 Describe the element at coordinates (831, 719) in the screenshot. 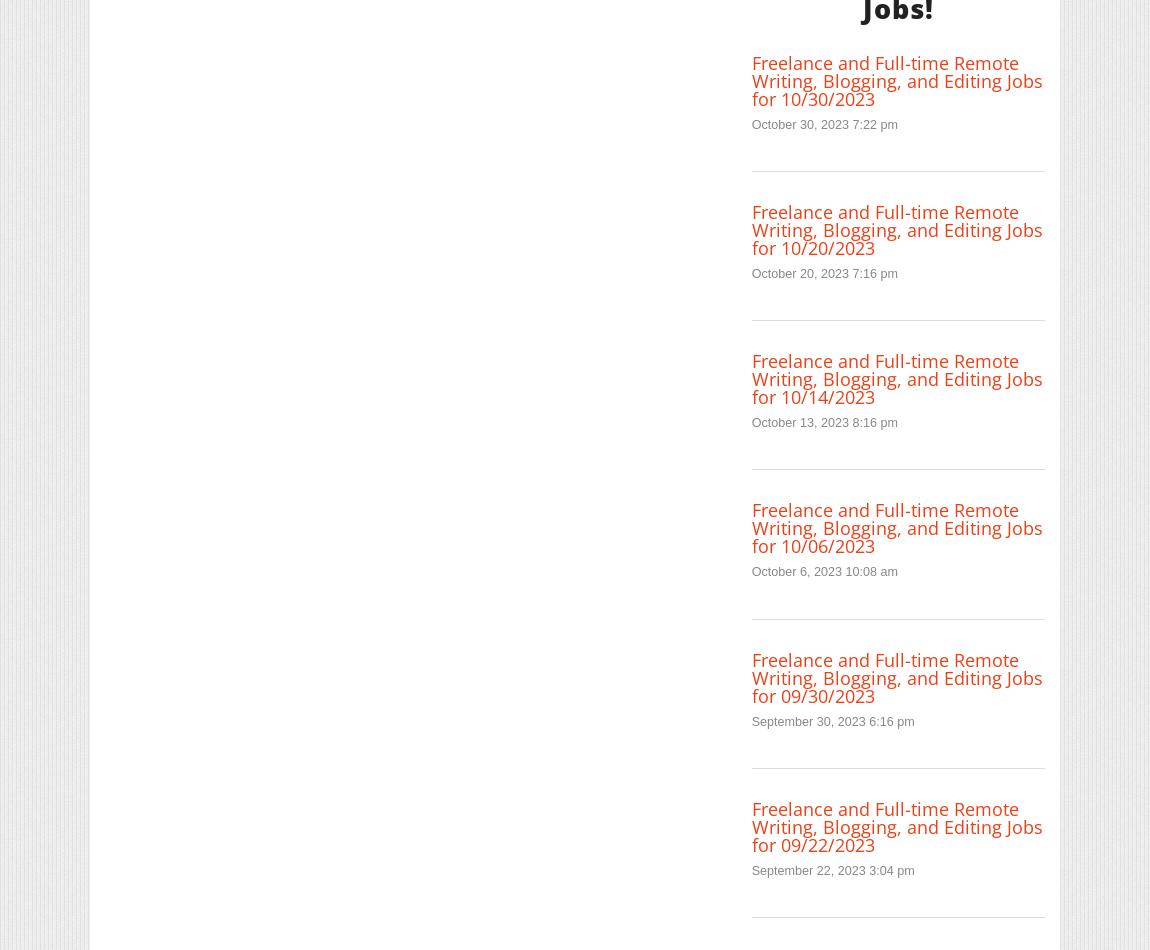

I see `'September 30, 2023 6:16 pm'` at that location.